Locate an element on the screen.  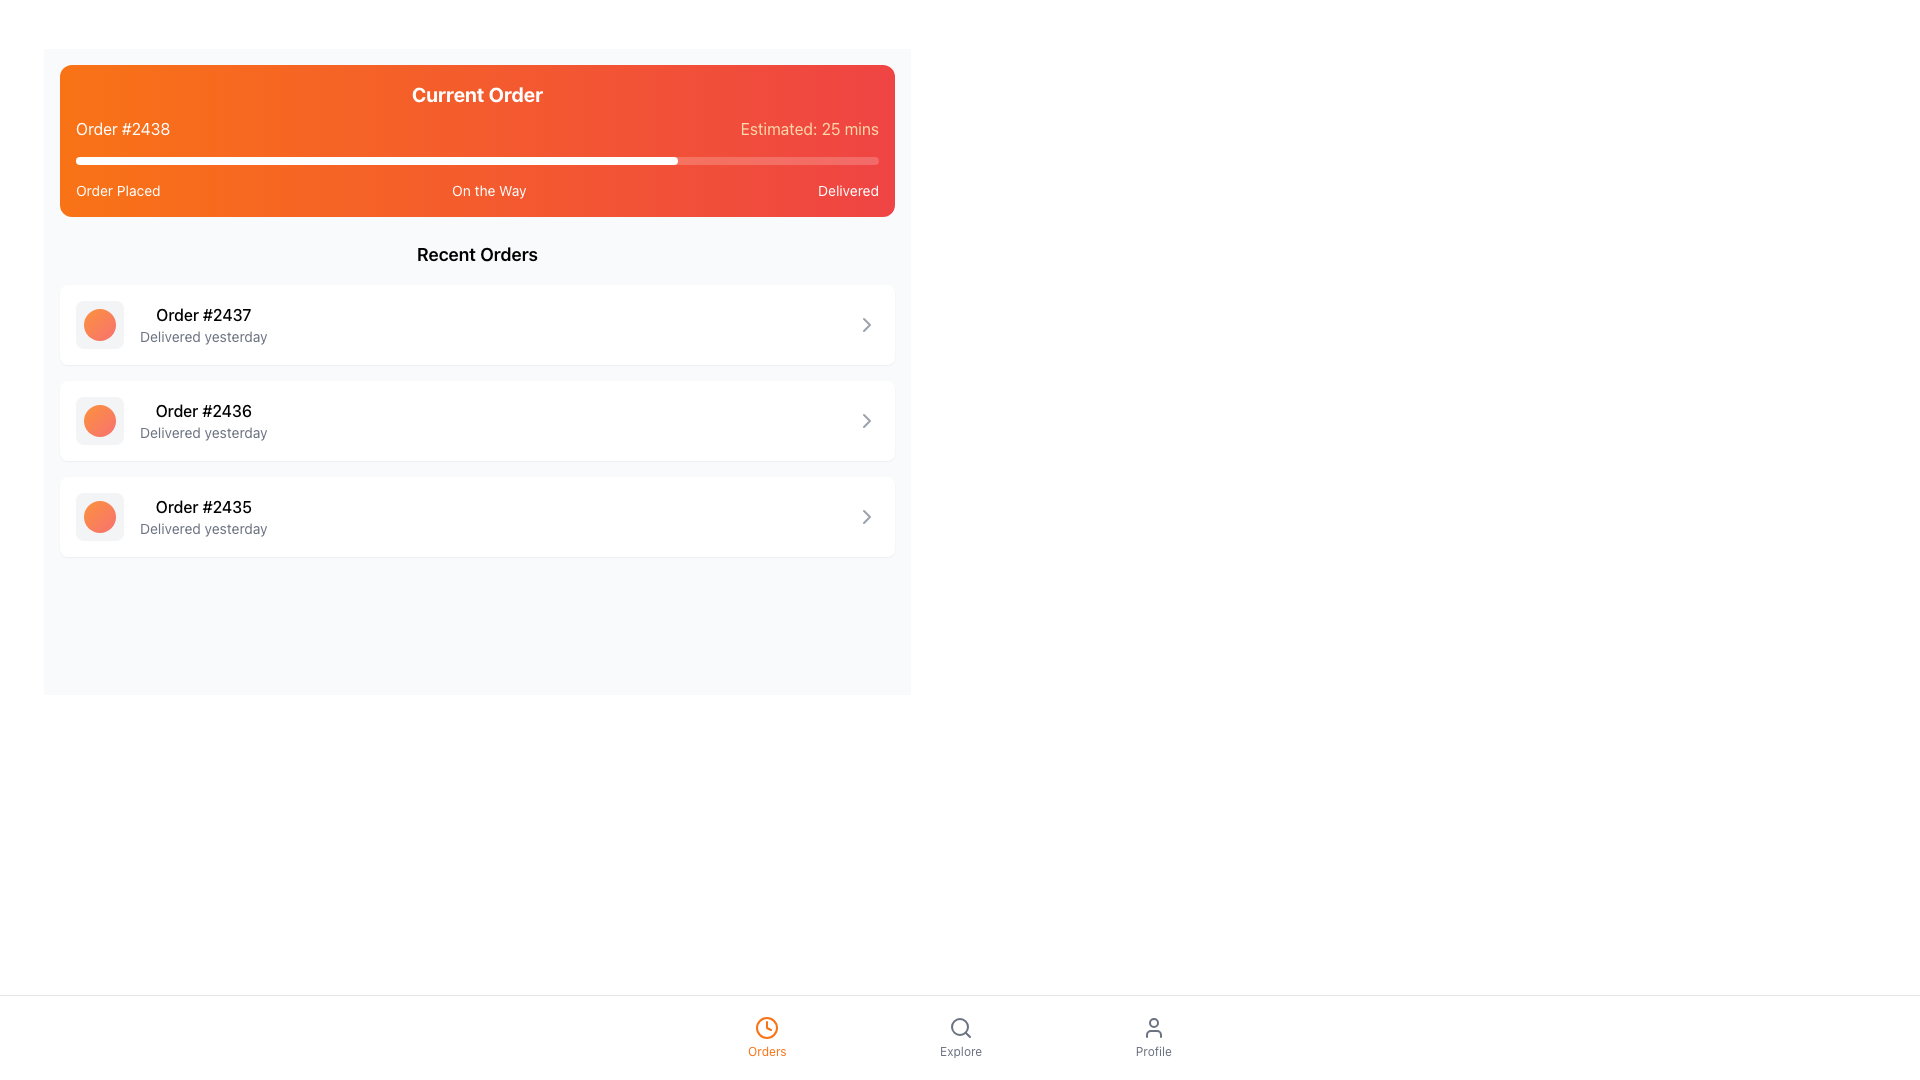
the text label displaying the identifier for the second past order in the 'Recent Orders' list, positioned under the 'Recent Orders' heading is located at coordinates (203, 410).